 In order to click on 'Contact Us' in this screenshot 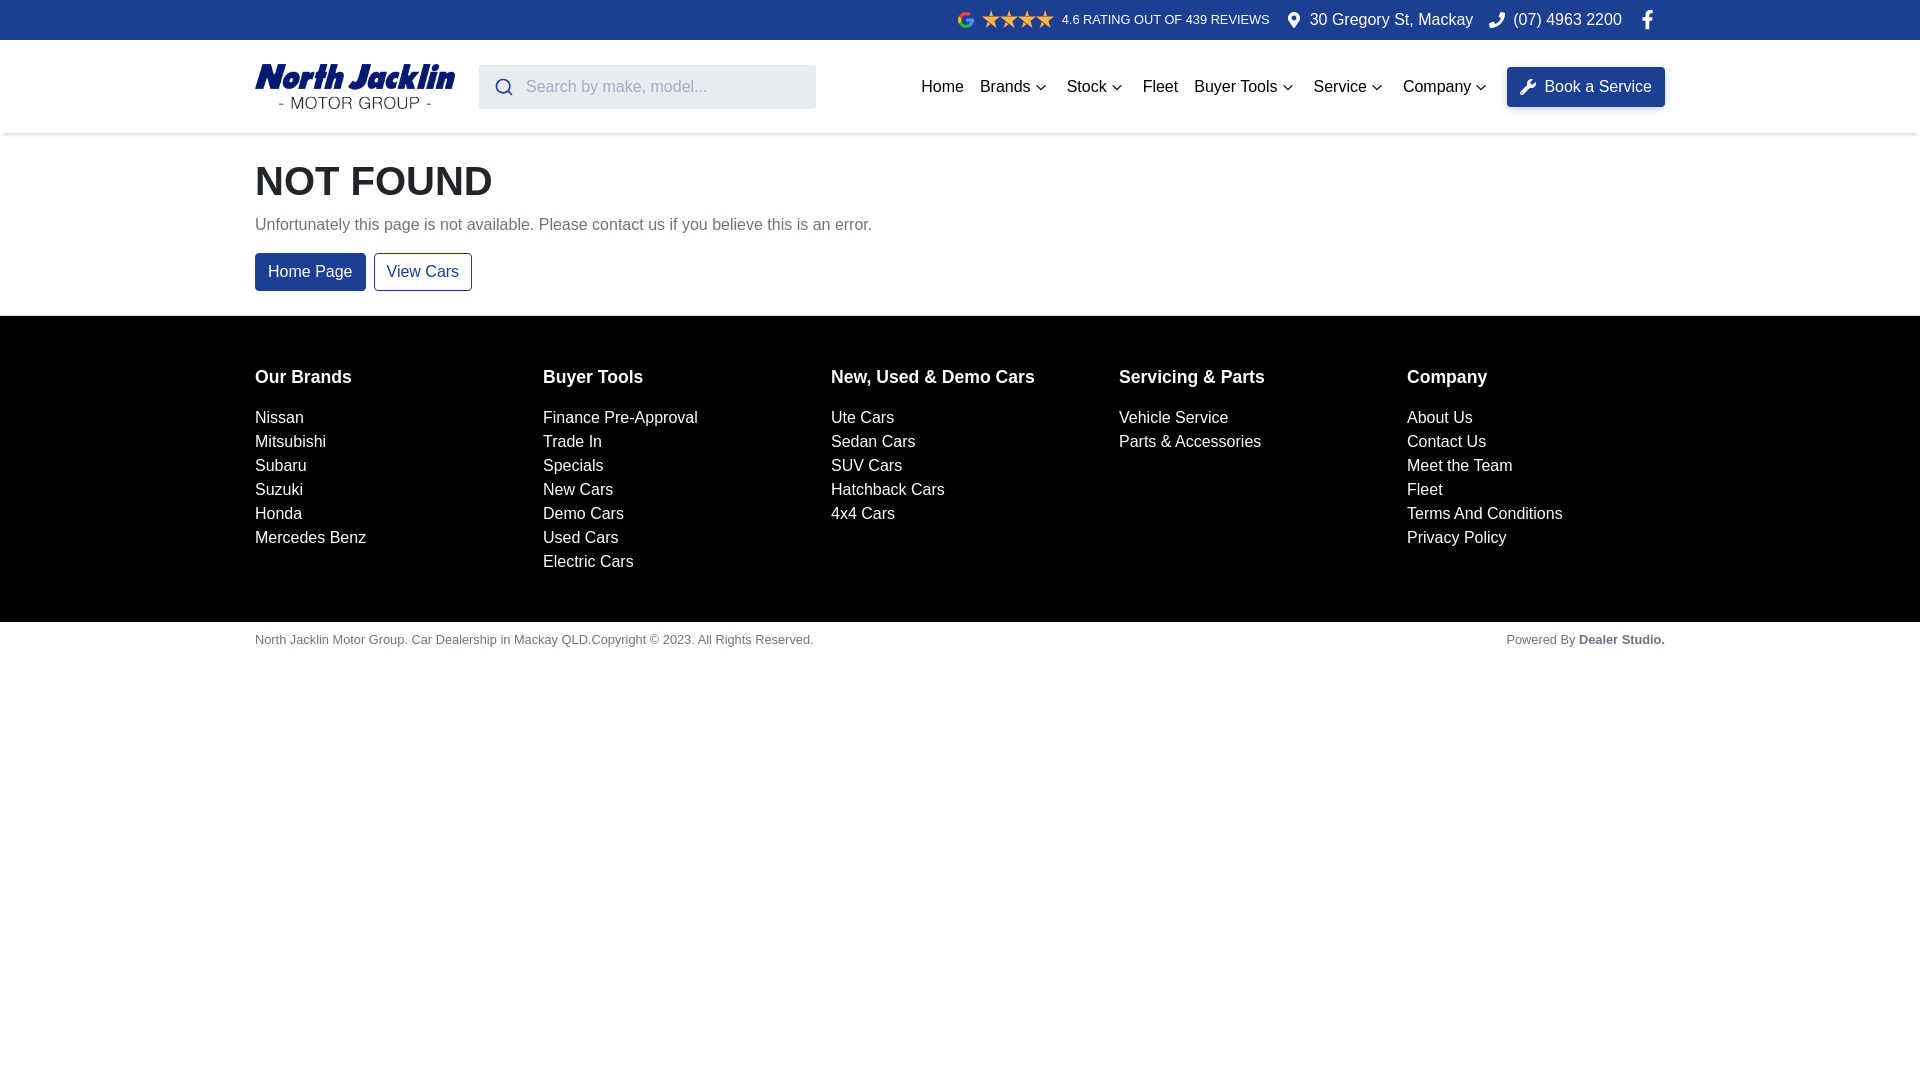, I will do `click(1405, 440)`.